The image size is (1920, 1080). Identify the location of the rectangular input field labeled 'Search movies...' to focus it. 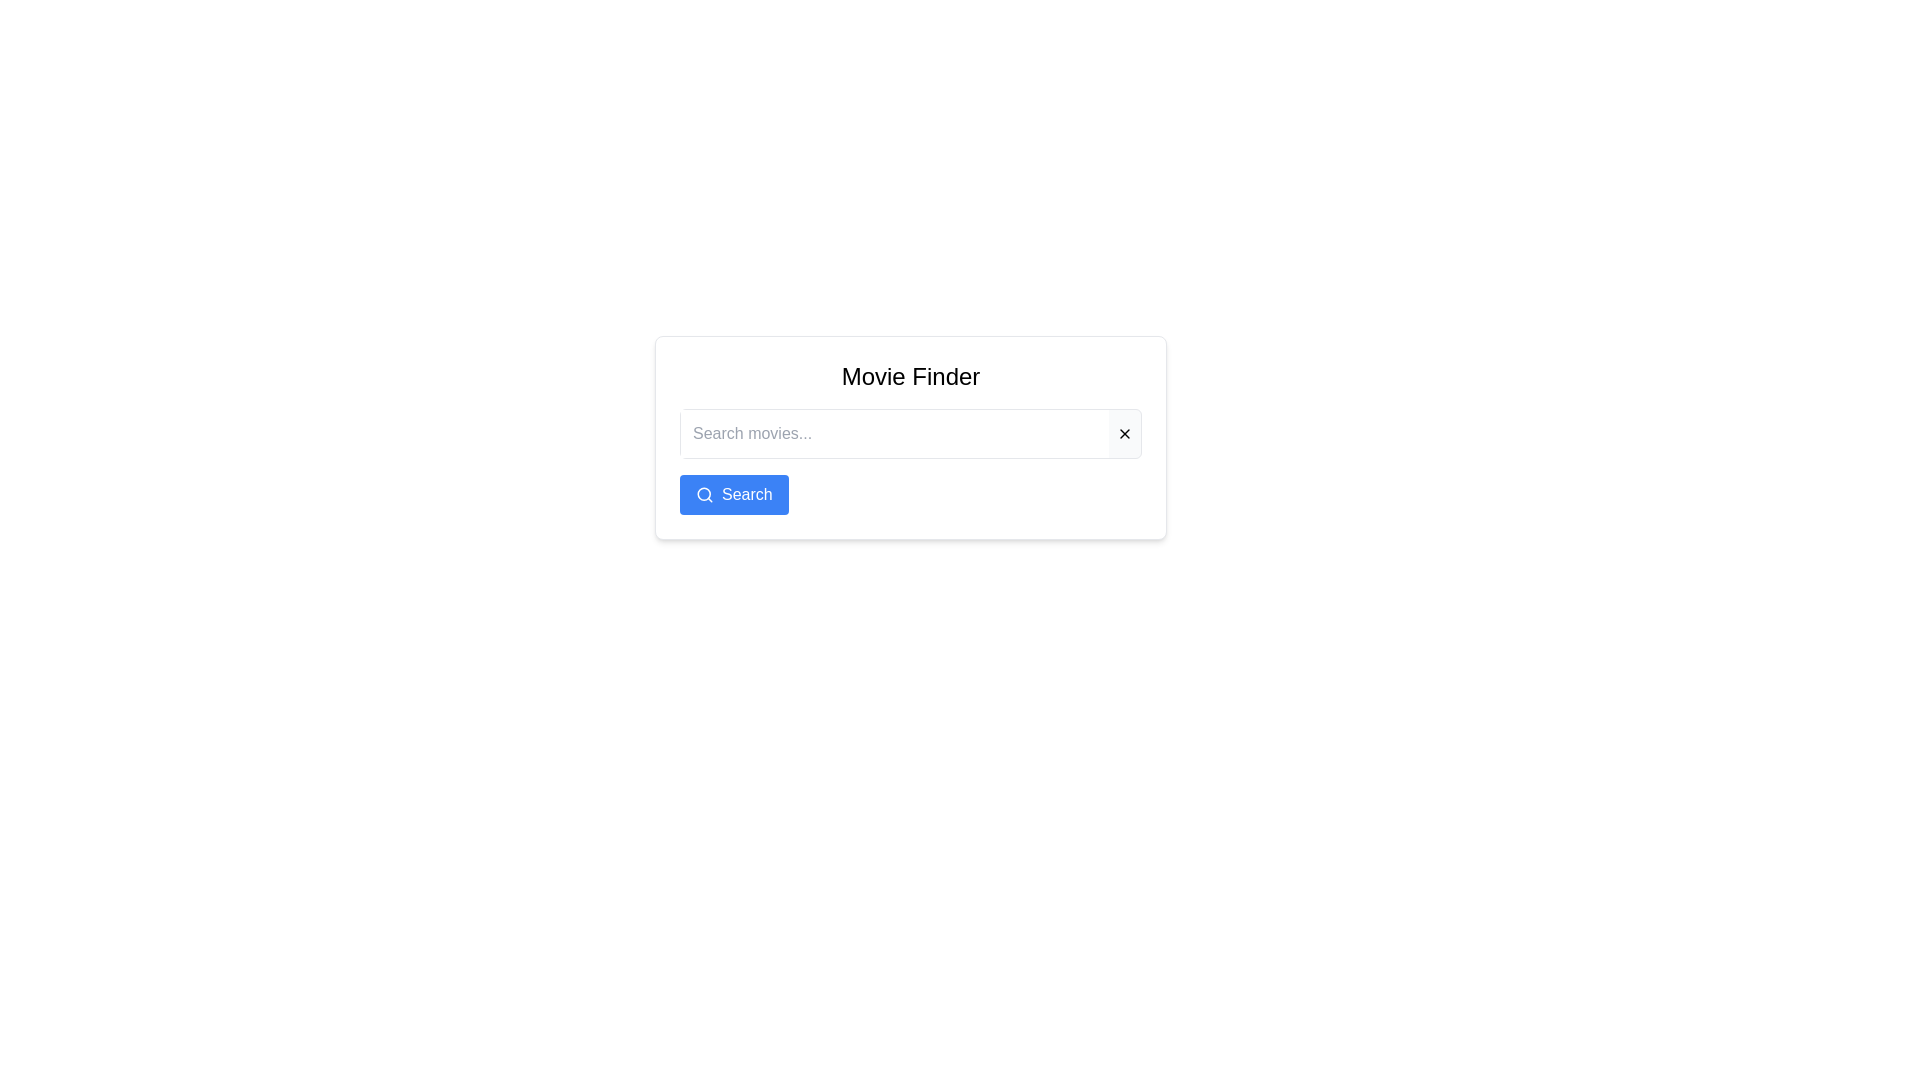
(910, 433).